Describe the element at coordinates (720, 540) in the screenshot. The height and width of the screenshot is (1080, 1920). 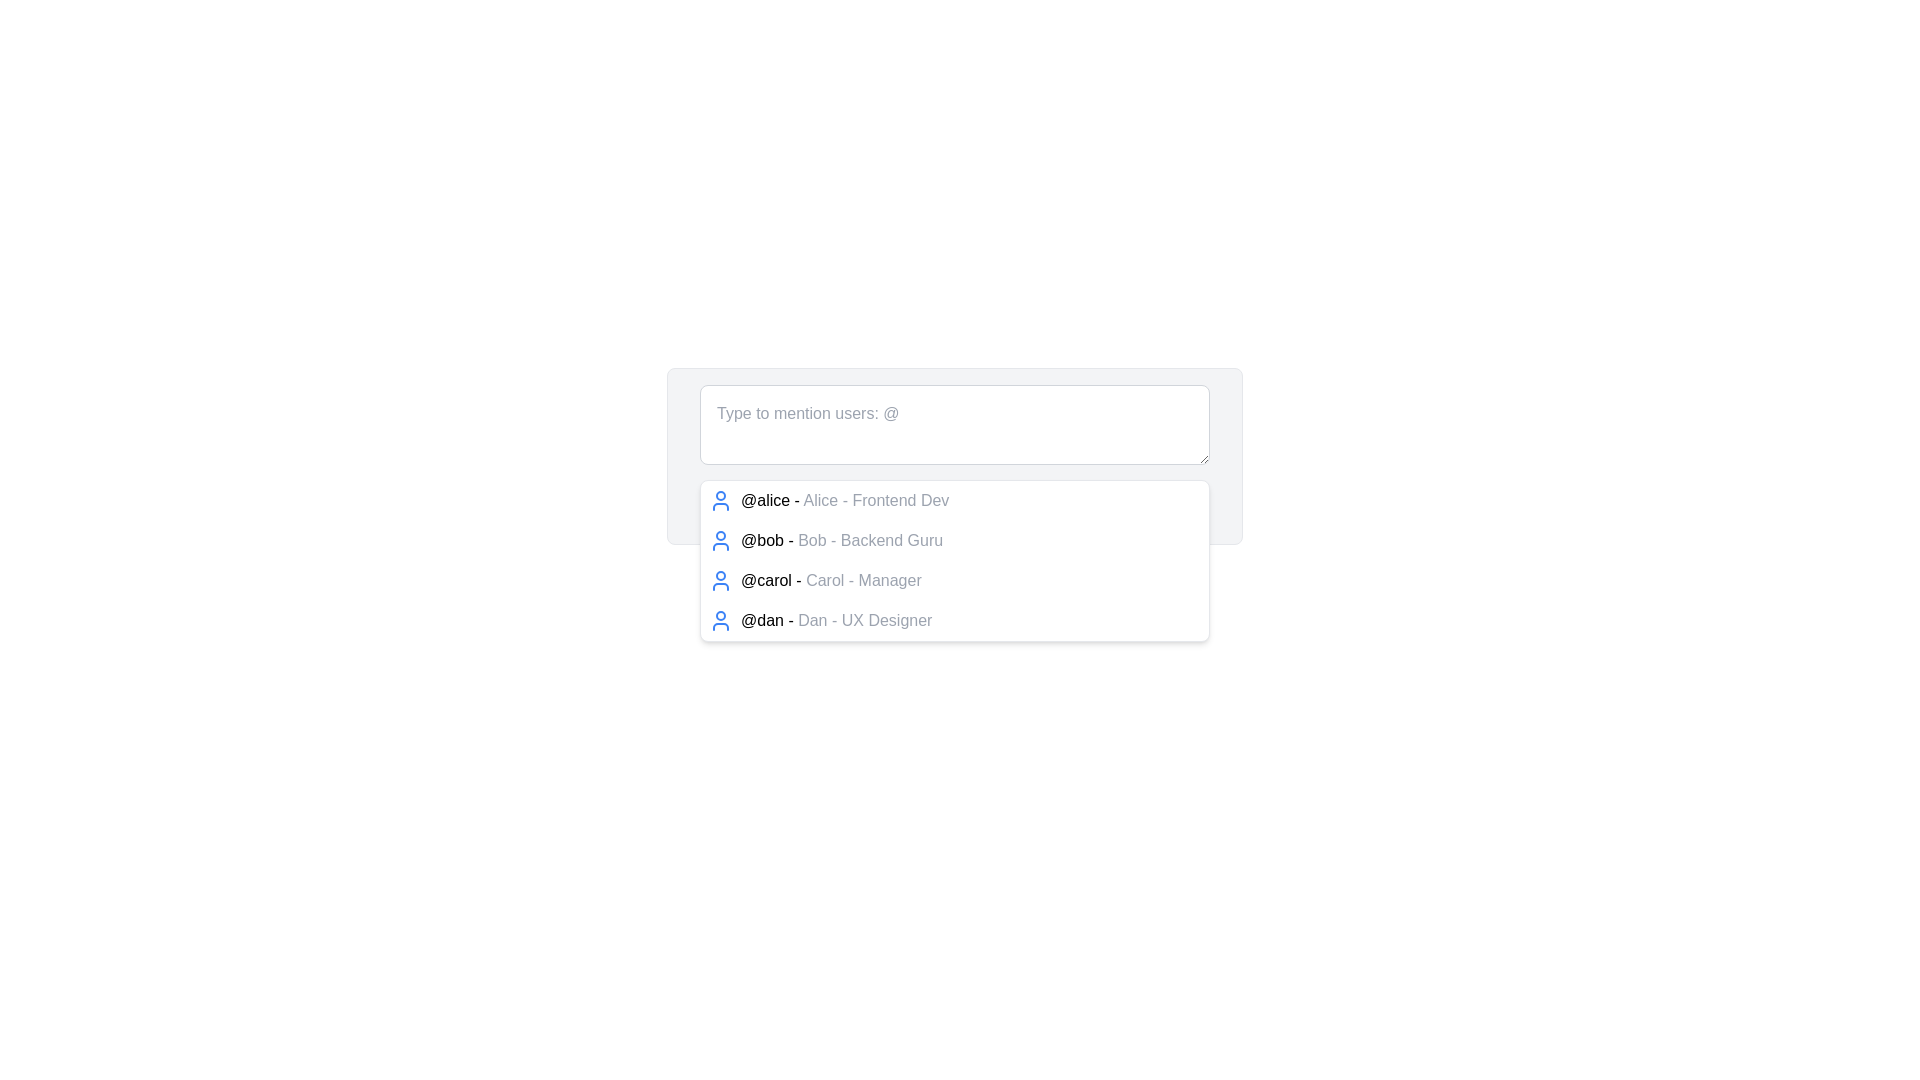
I see `the Profile icon (SVG image) which is a small user profile icon styled as a circular blue outline with a centered head-and-shoulders shape, located to the left of the text '@bob - Bob - Backend Guru'` at that location.